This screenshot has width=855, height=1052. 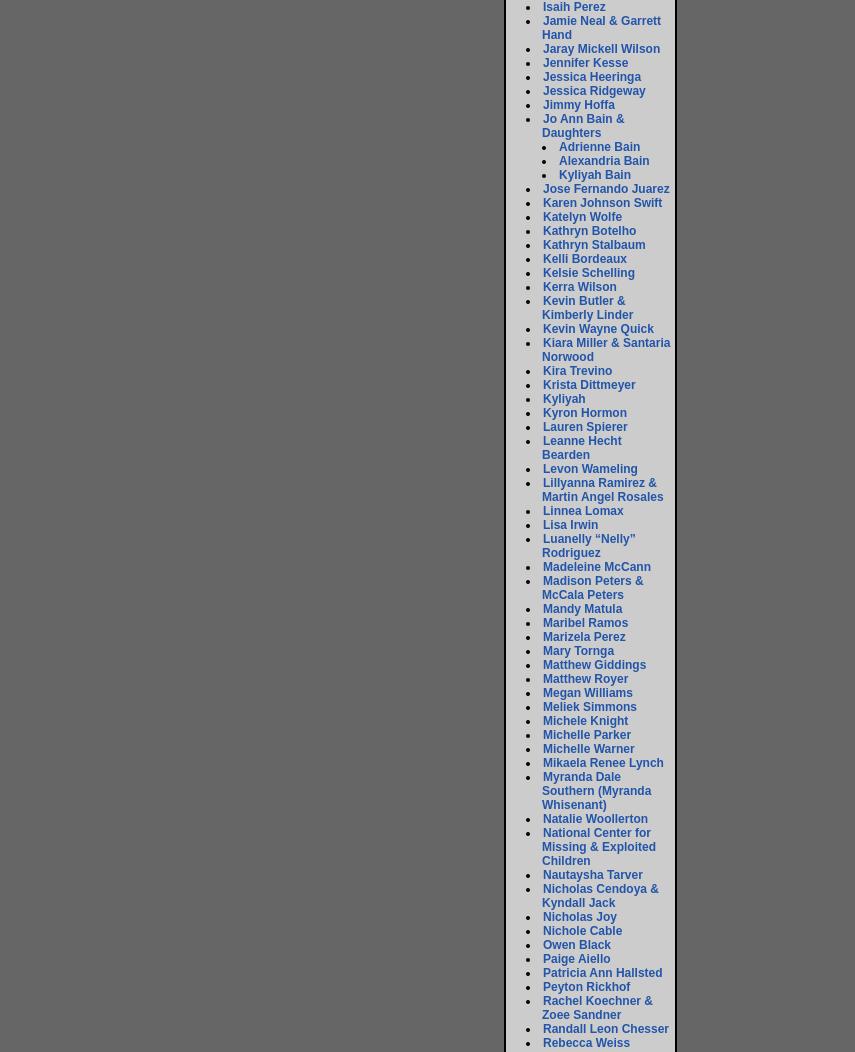 I want to click on 'Michele Knight', so click(x=584, y=721).